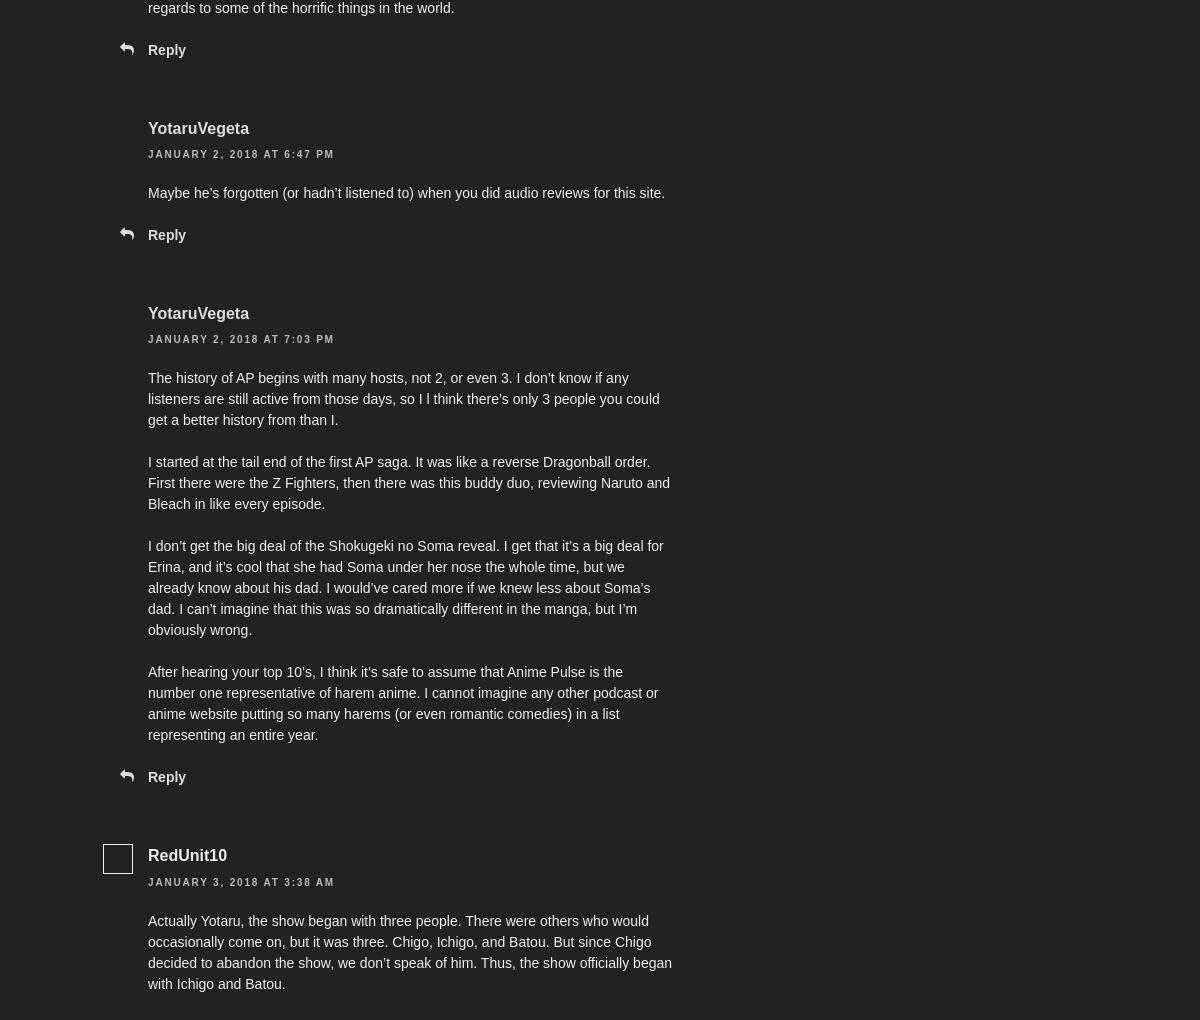 The height and width of the screenshot is (1020, 1200). What do you see at coordinates (239, 339) in the screenshot?
I see `'January 2, 2018 at 7:03 pm'` at bounding box center [239, 339].